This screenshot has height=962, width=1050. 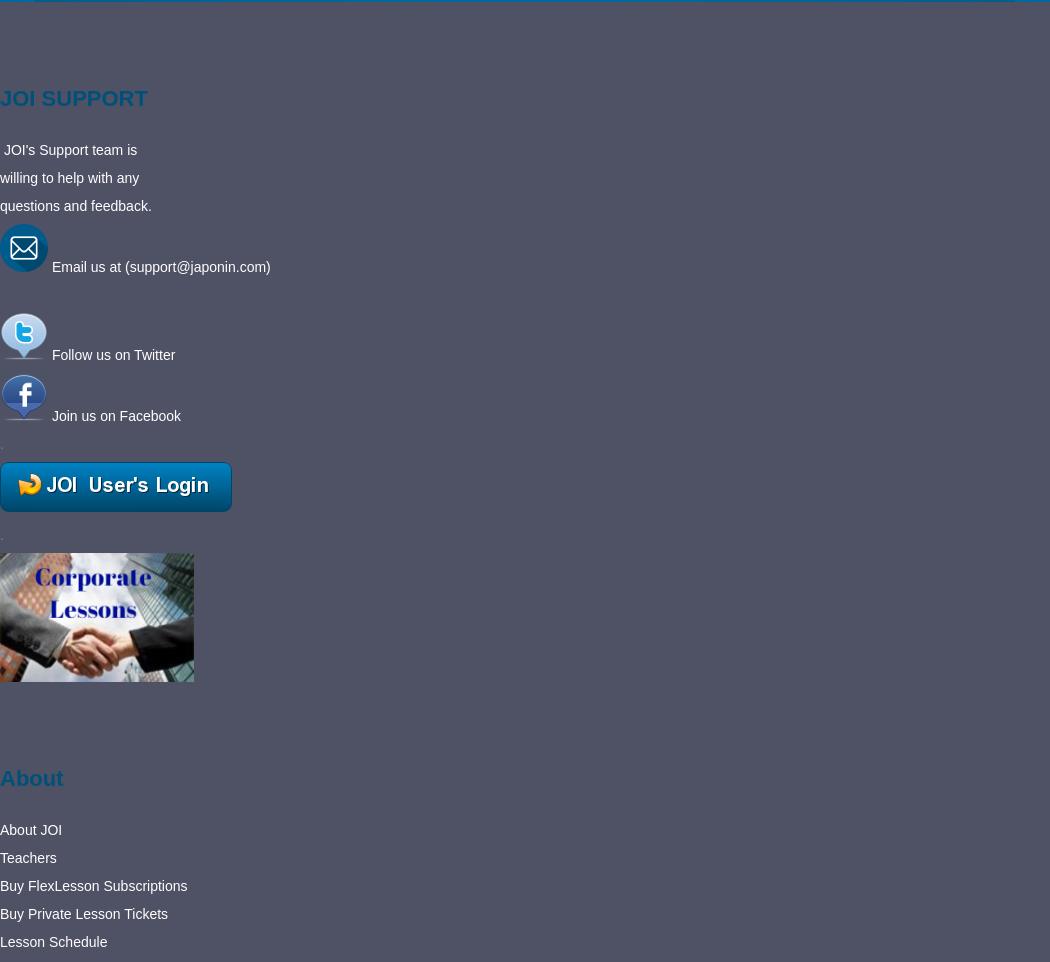 I want to click on 'Follow us on Twitter', so click(x=111, y=354).